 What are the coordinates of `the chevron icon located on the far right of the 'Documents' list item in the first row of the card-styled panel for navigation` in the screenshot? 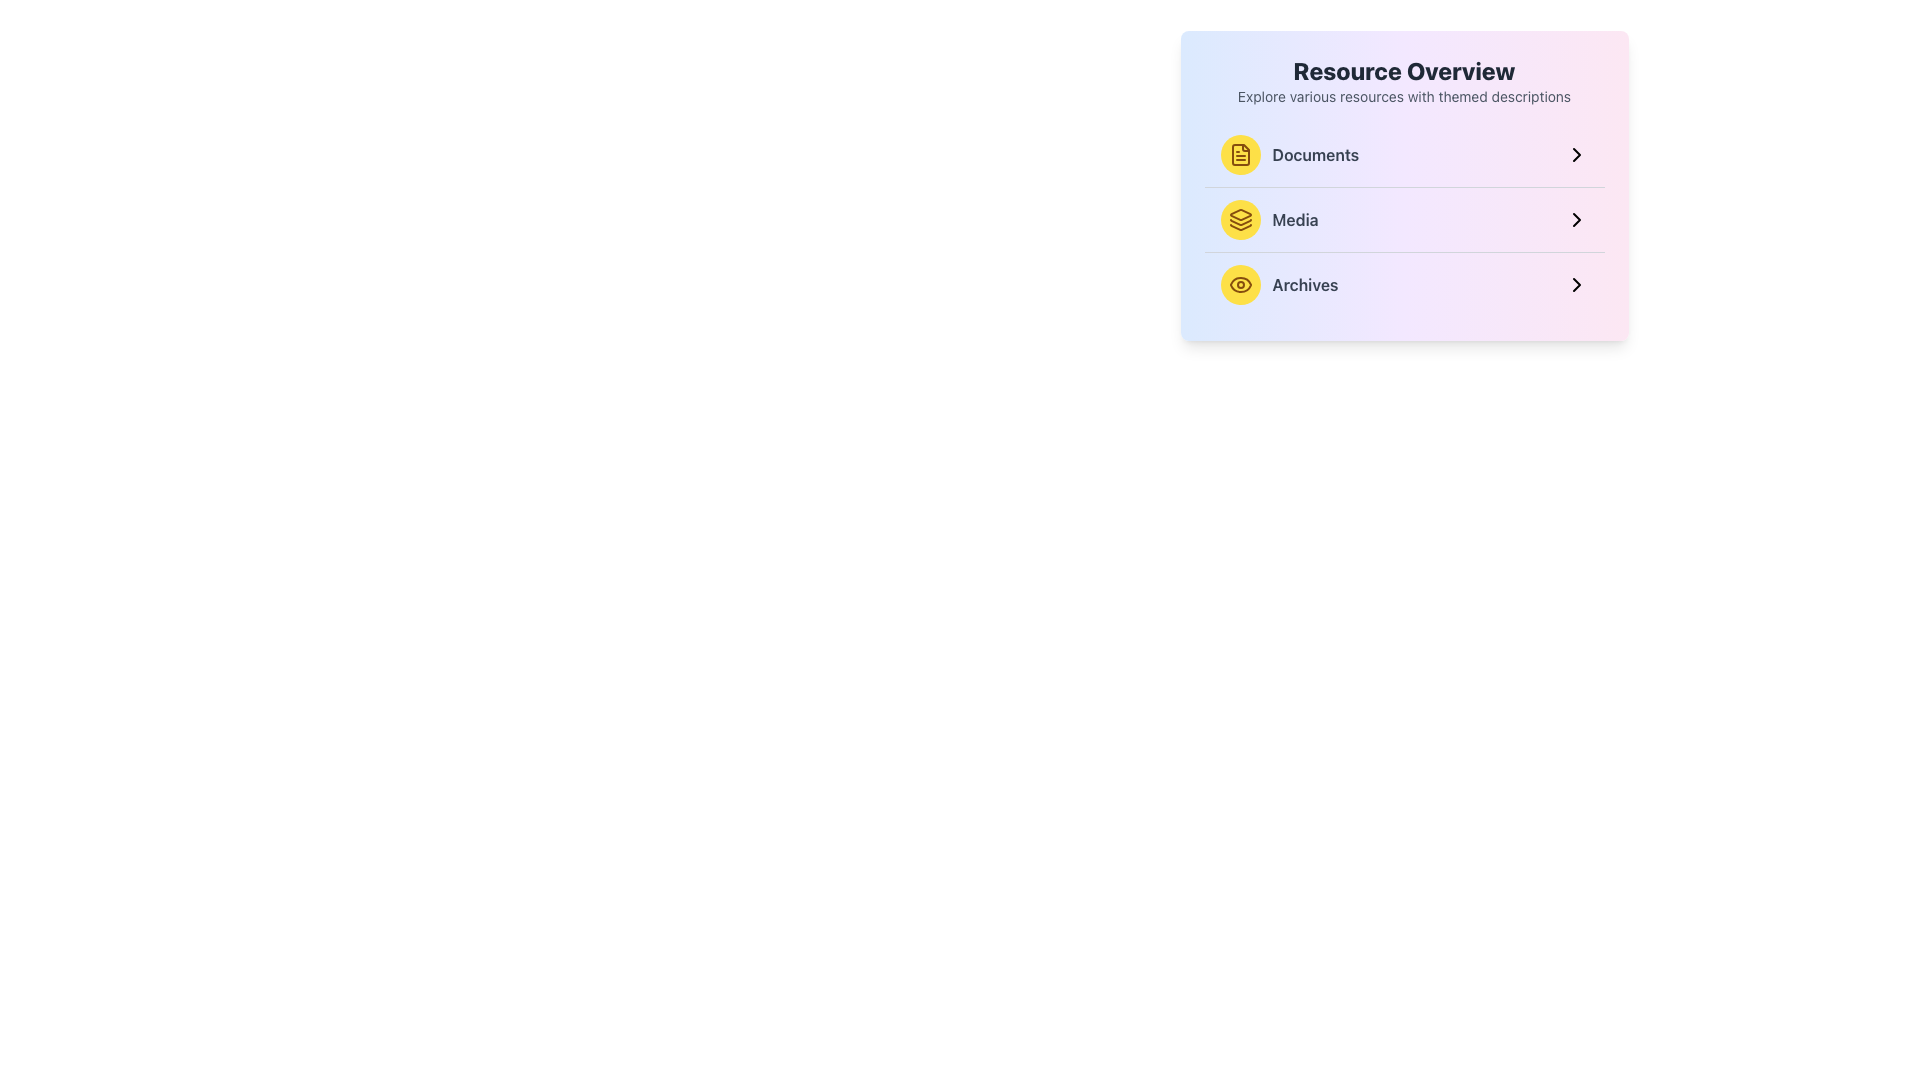 It's located at (1575, 153).